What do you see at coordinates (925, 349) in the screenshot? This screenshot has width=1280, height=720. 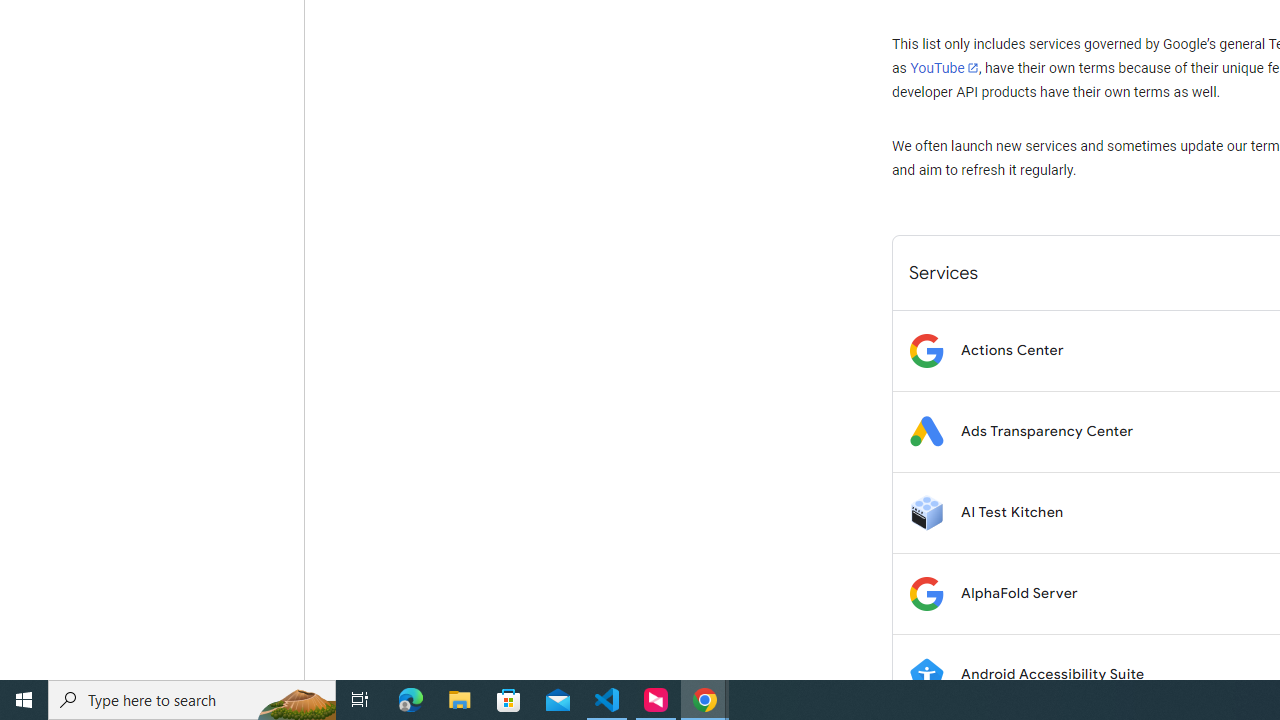 I see `'Logo for Actions Center'` at bounding box center [925, 349].